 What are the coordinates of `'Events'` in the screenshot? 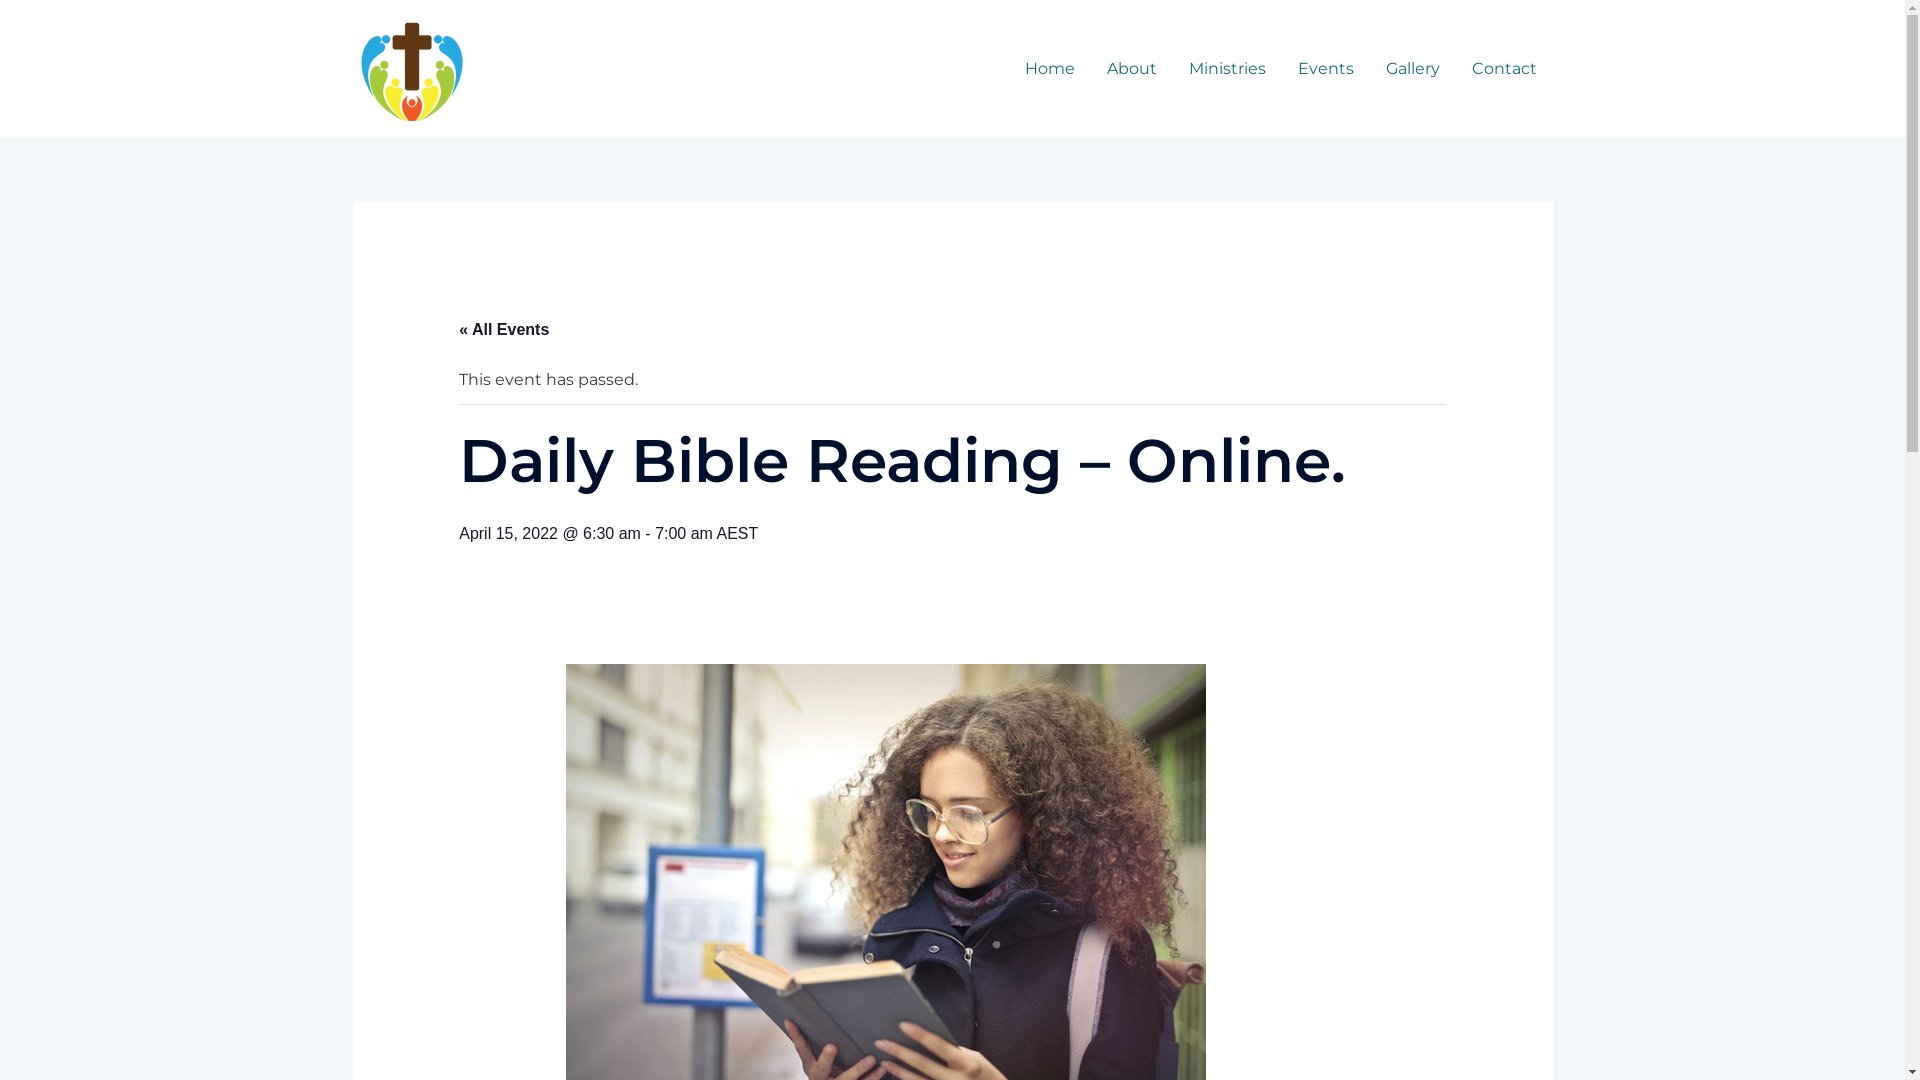 It's located at (1325, 68).